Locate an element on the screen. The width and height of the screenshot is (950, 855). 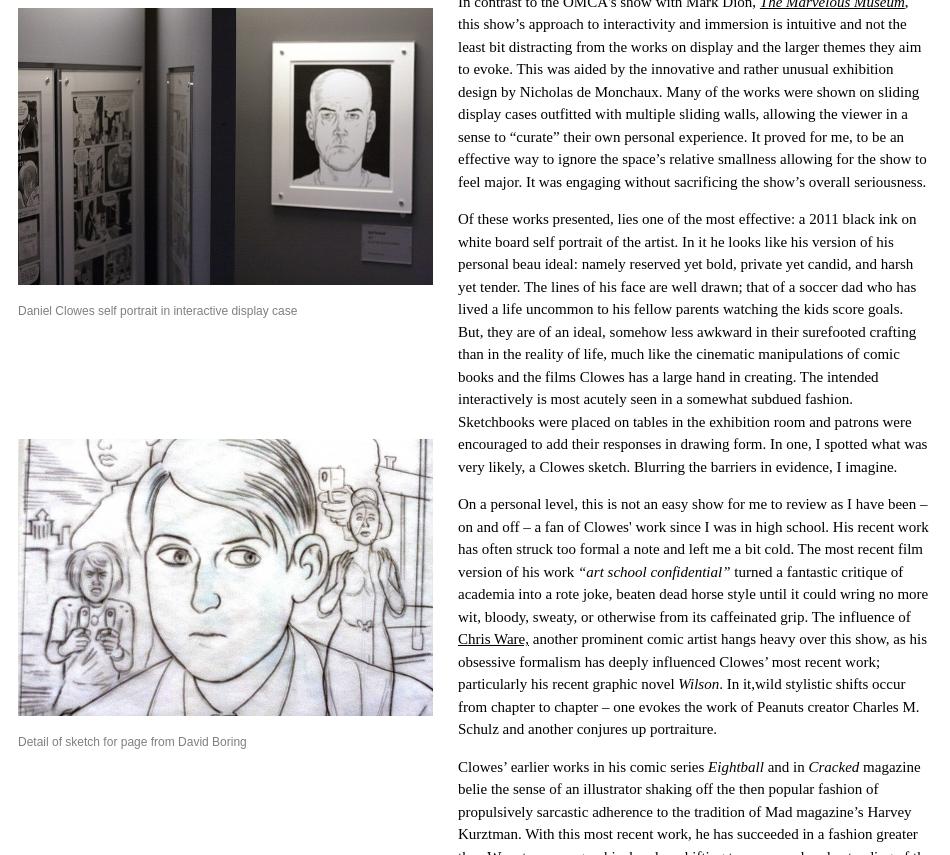
'Detail of sketch for page from David Boring' is located at coordinates (17, 741).